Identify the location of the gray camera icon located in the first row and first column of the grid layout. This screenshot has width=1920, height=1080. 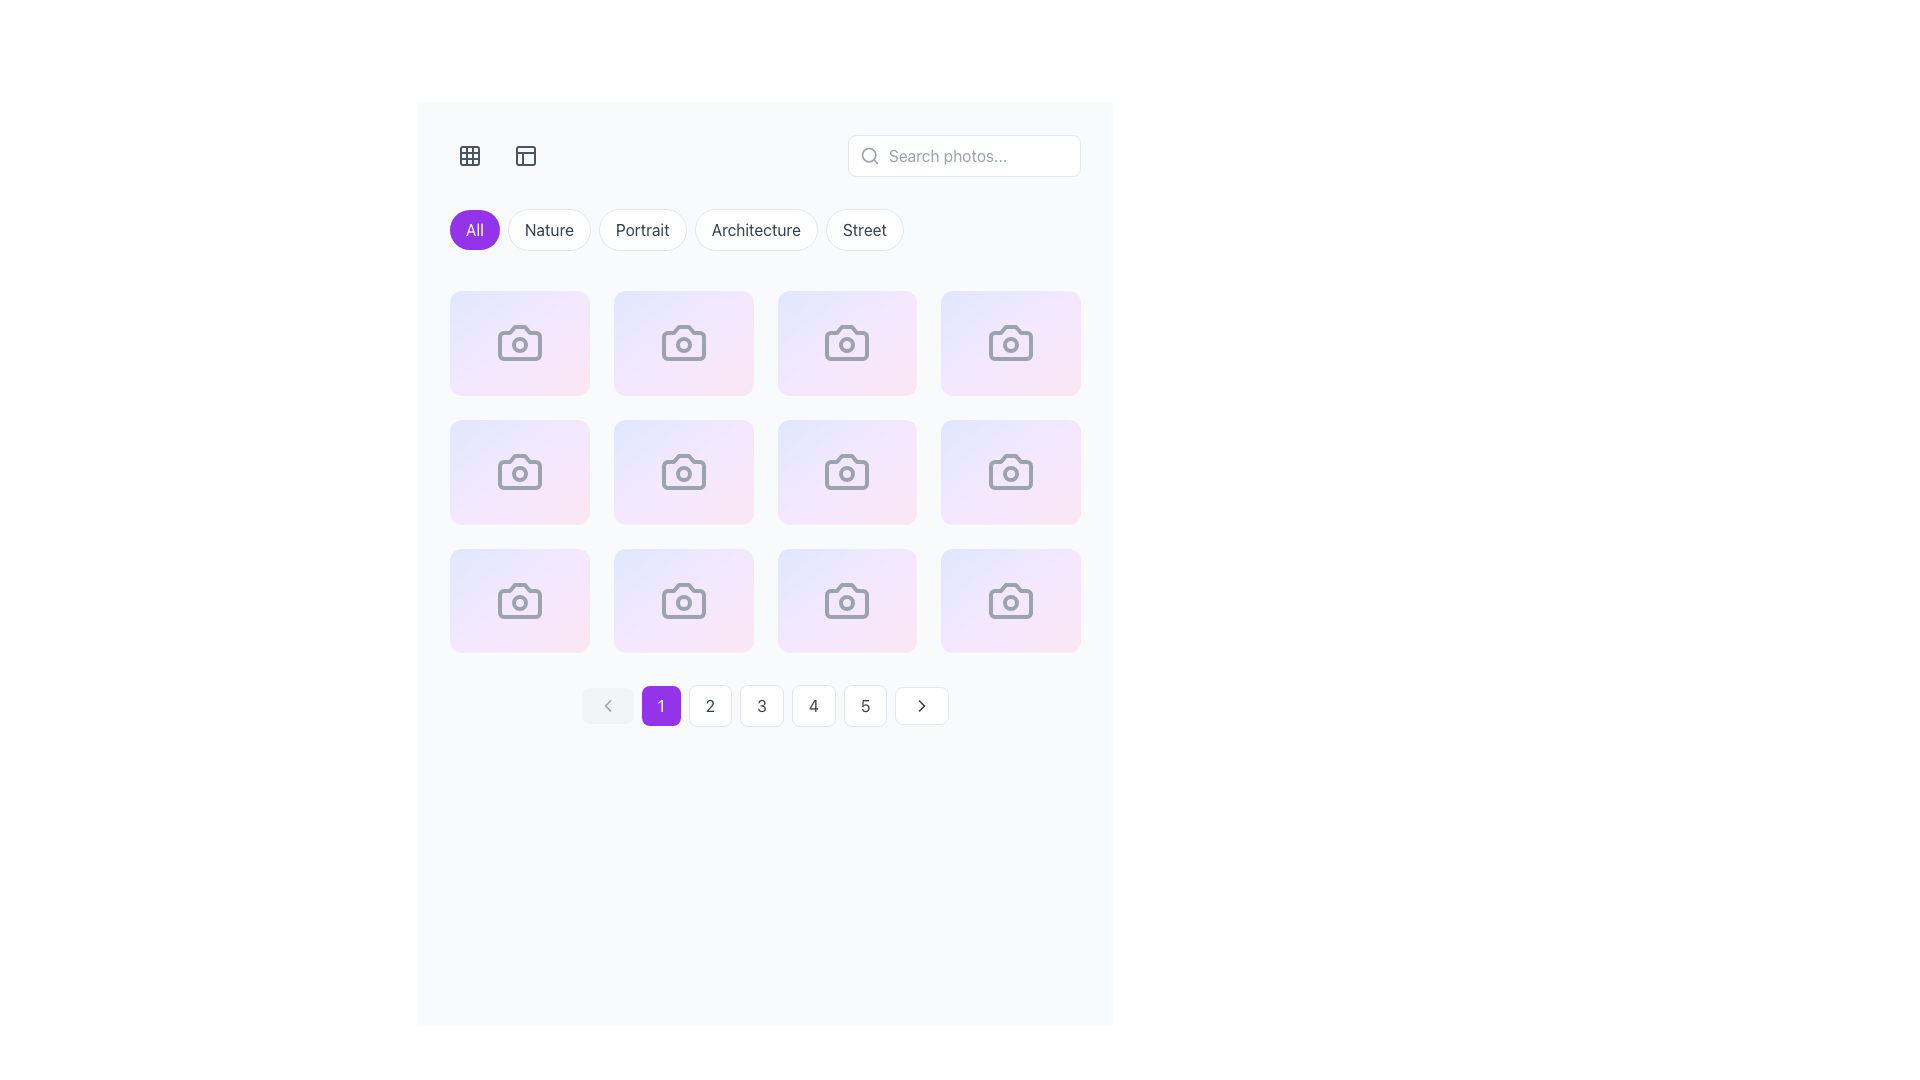
(519, 342).